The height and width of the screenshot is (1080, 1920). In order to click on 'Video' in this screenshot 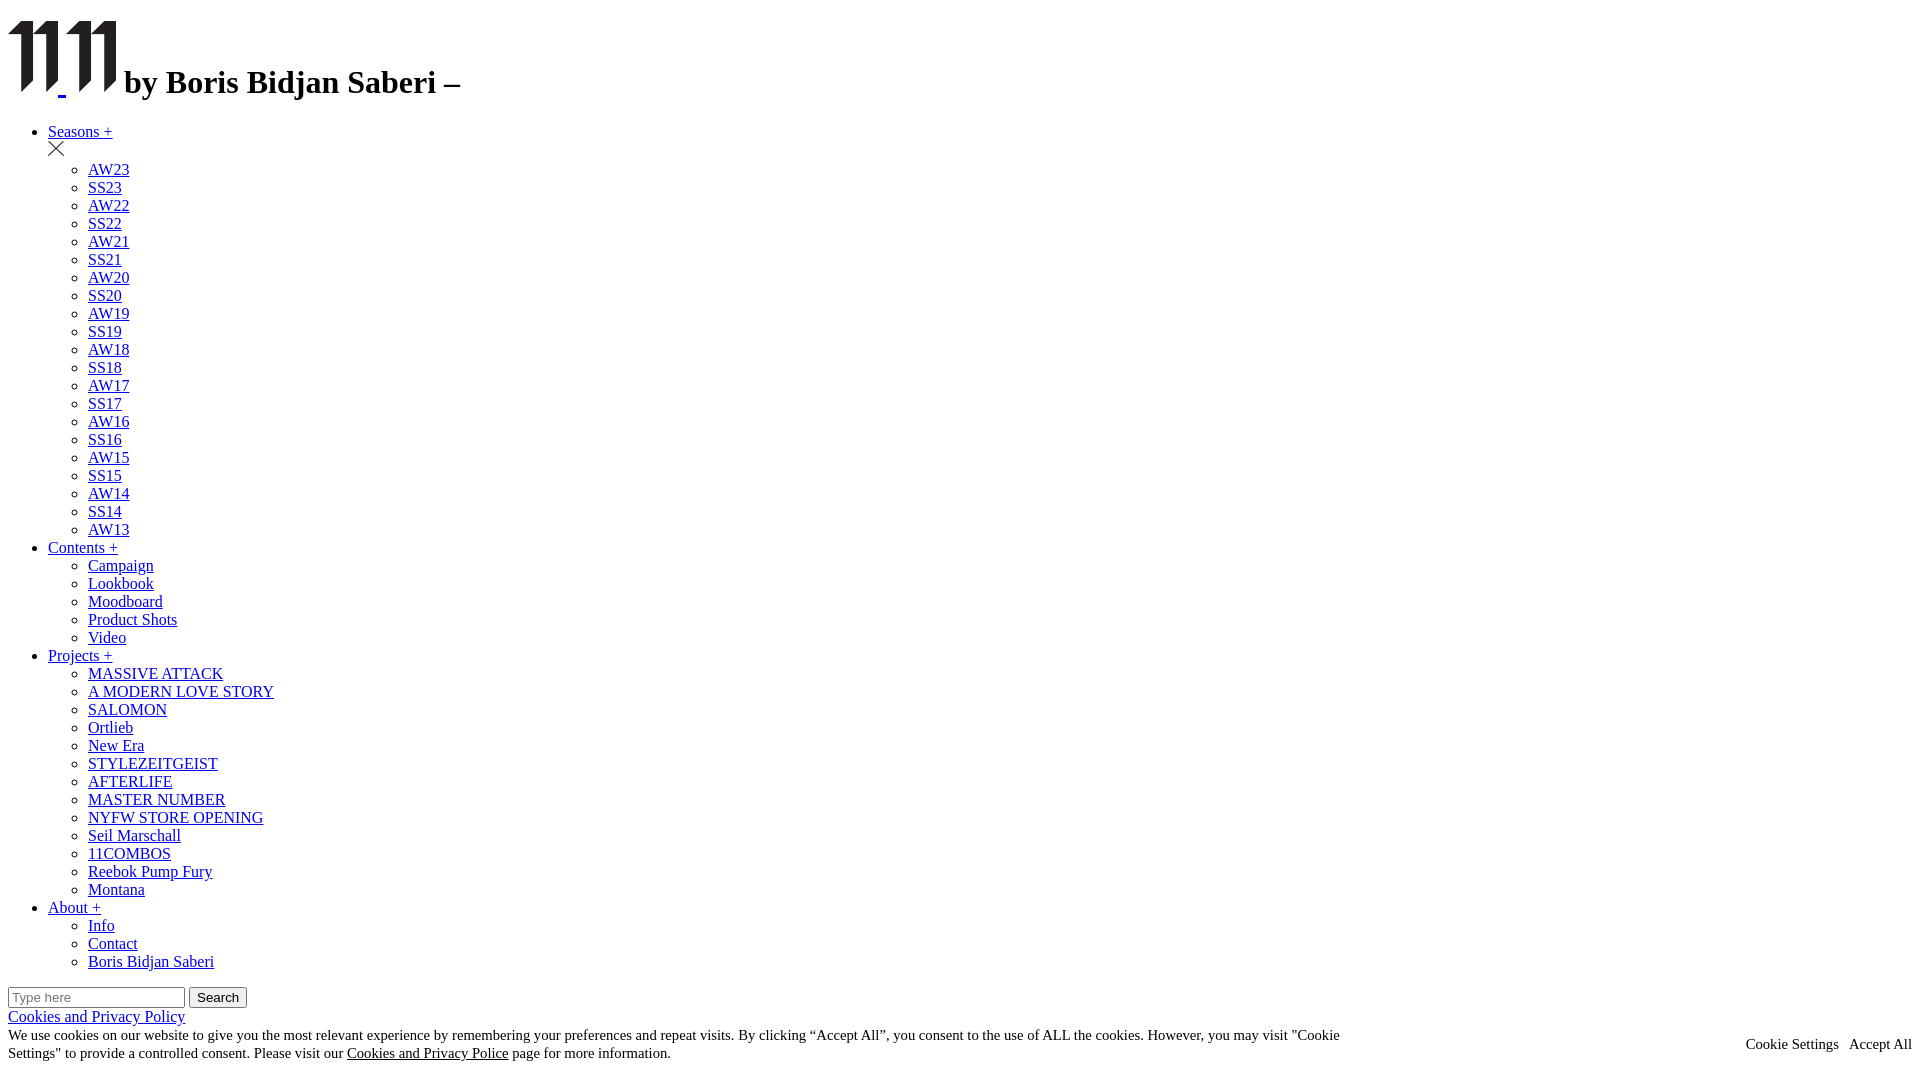, I will do `click(86, 637)`.